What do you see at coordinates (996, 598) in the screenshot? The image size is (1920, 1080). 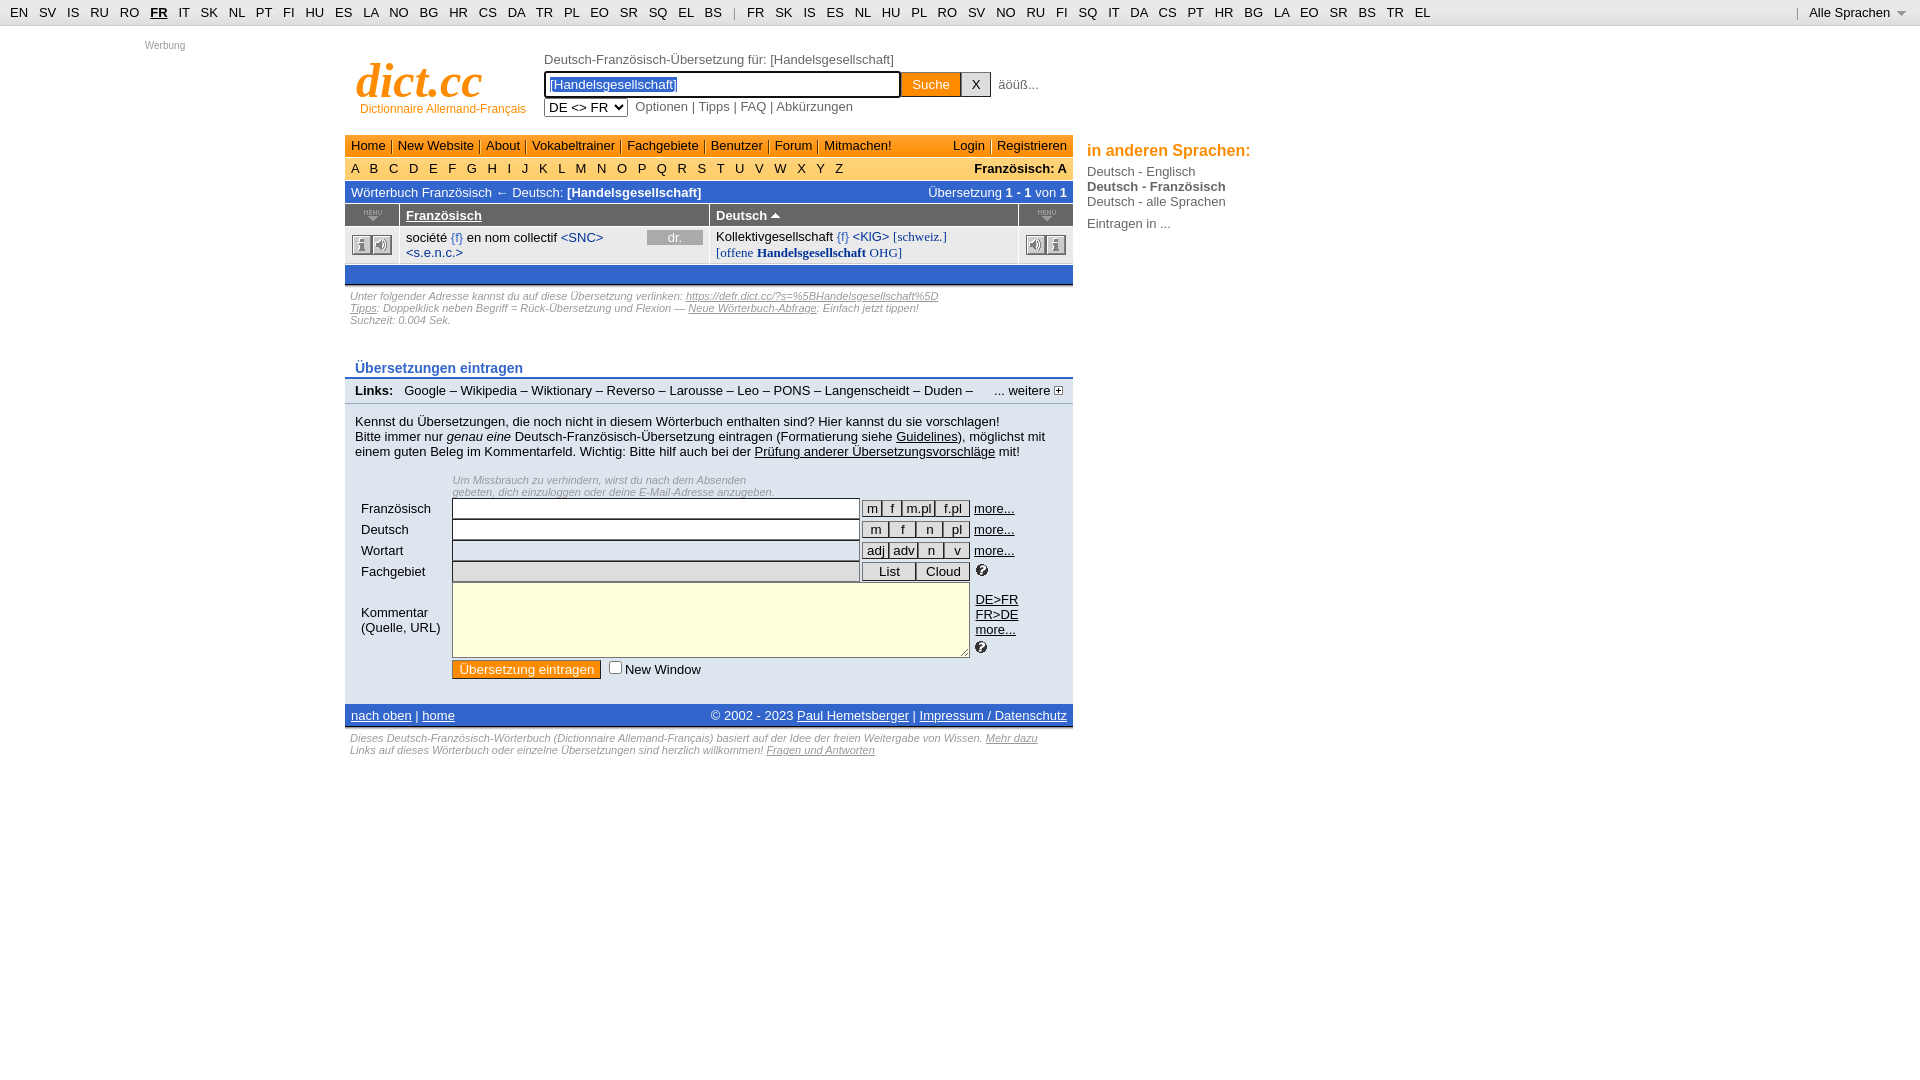 I see `'DE>FR'` at bounding box center [996, 598].